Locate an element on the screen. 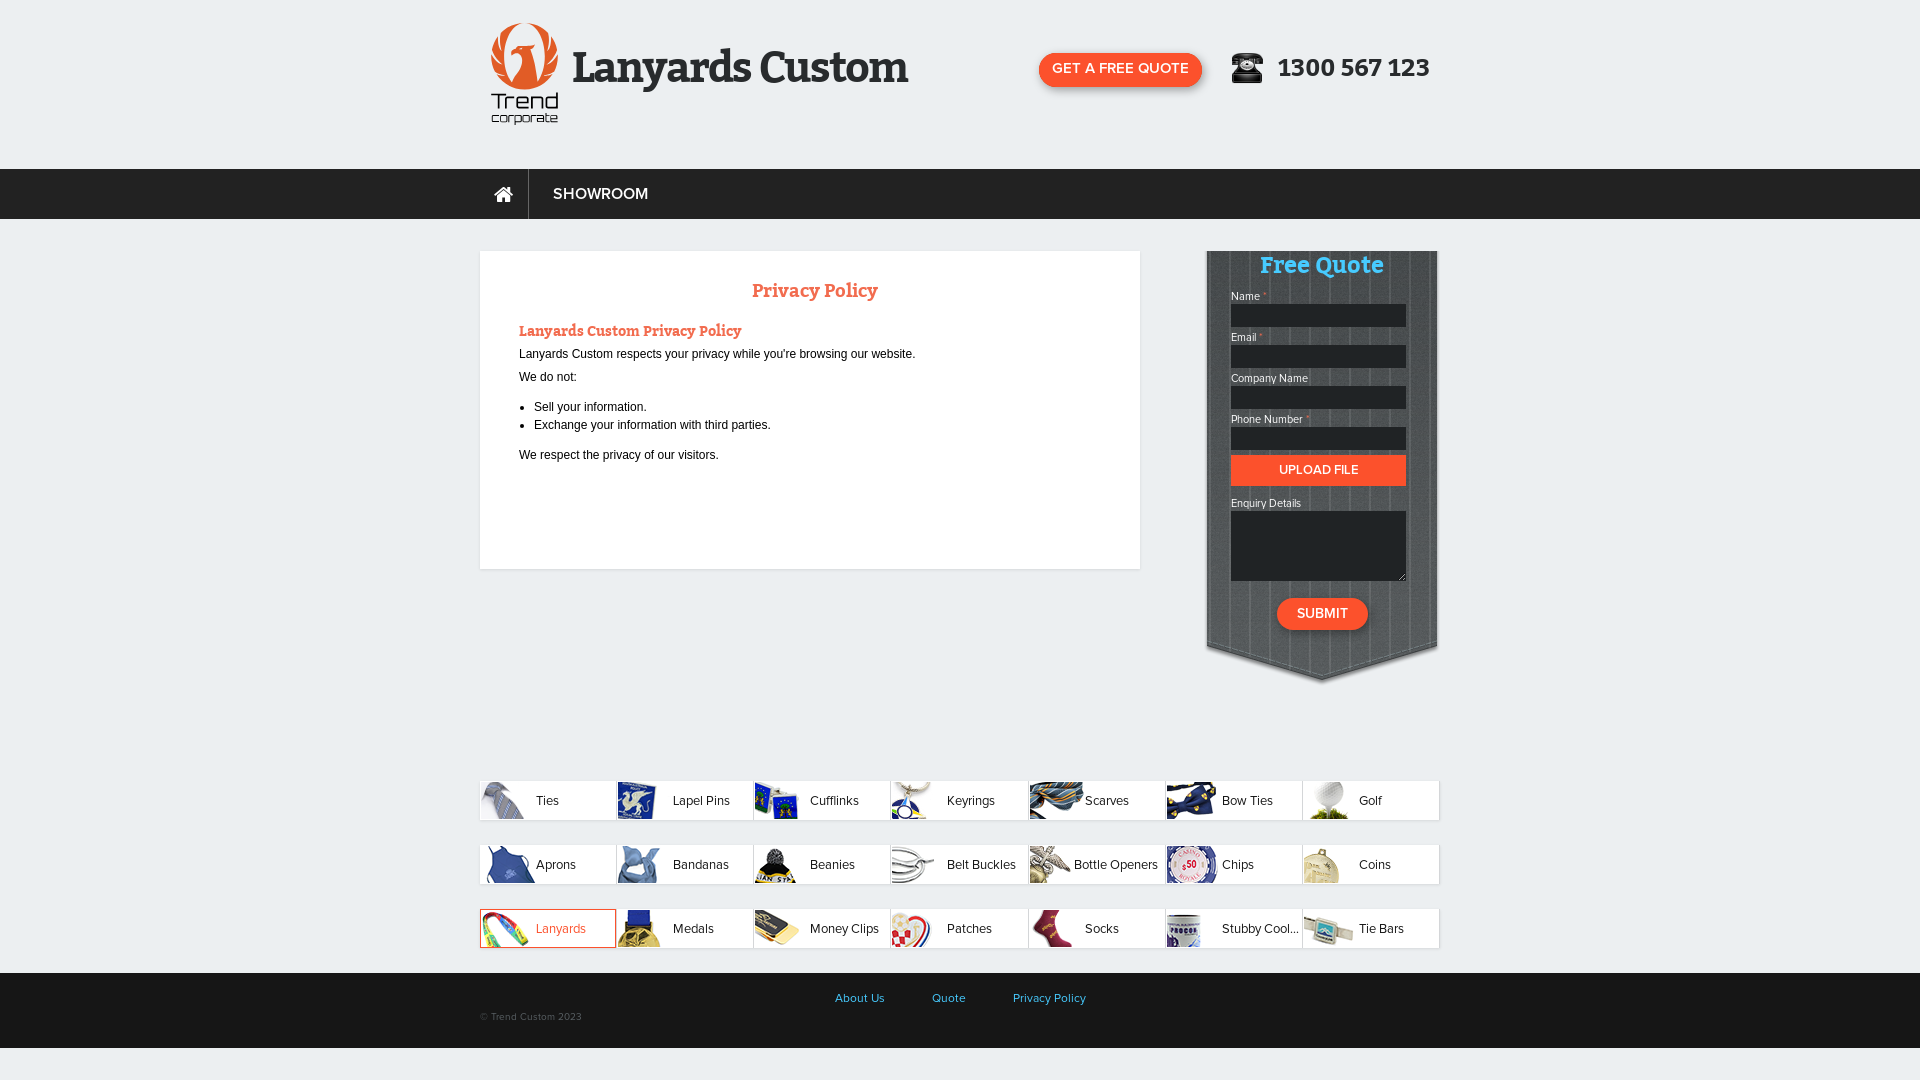 Image resolution: width=1920 pixels, height=1080 pixels. 'GET A FREE QUOTE' is located at coordinates (1120, 68).